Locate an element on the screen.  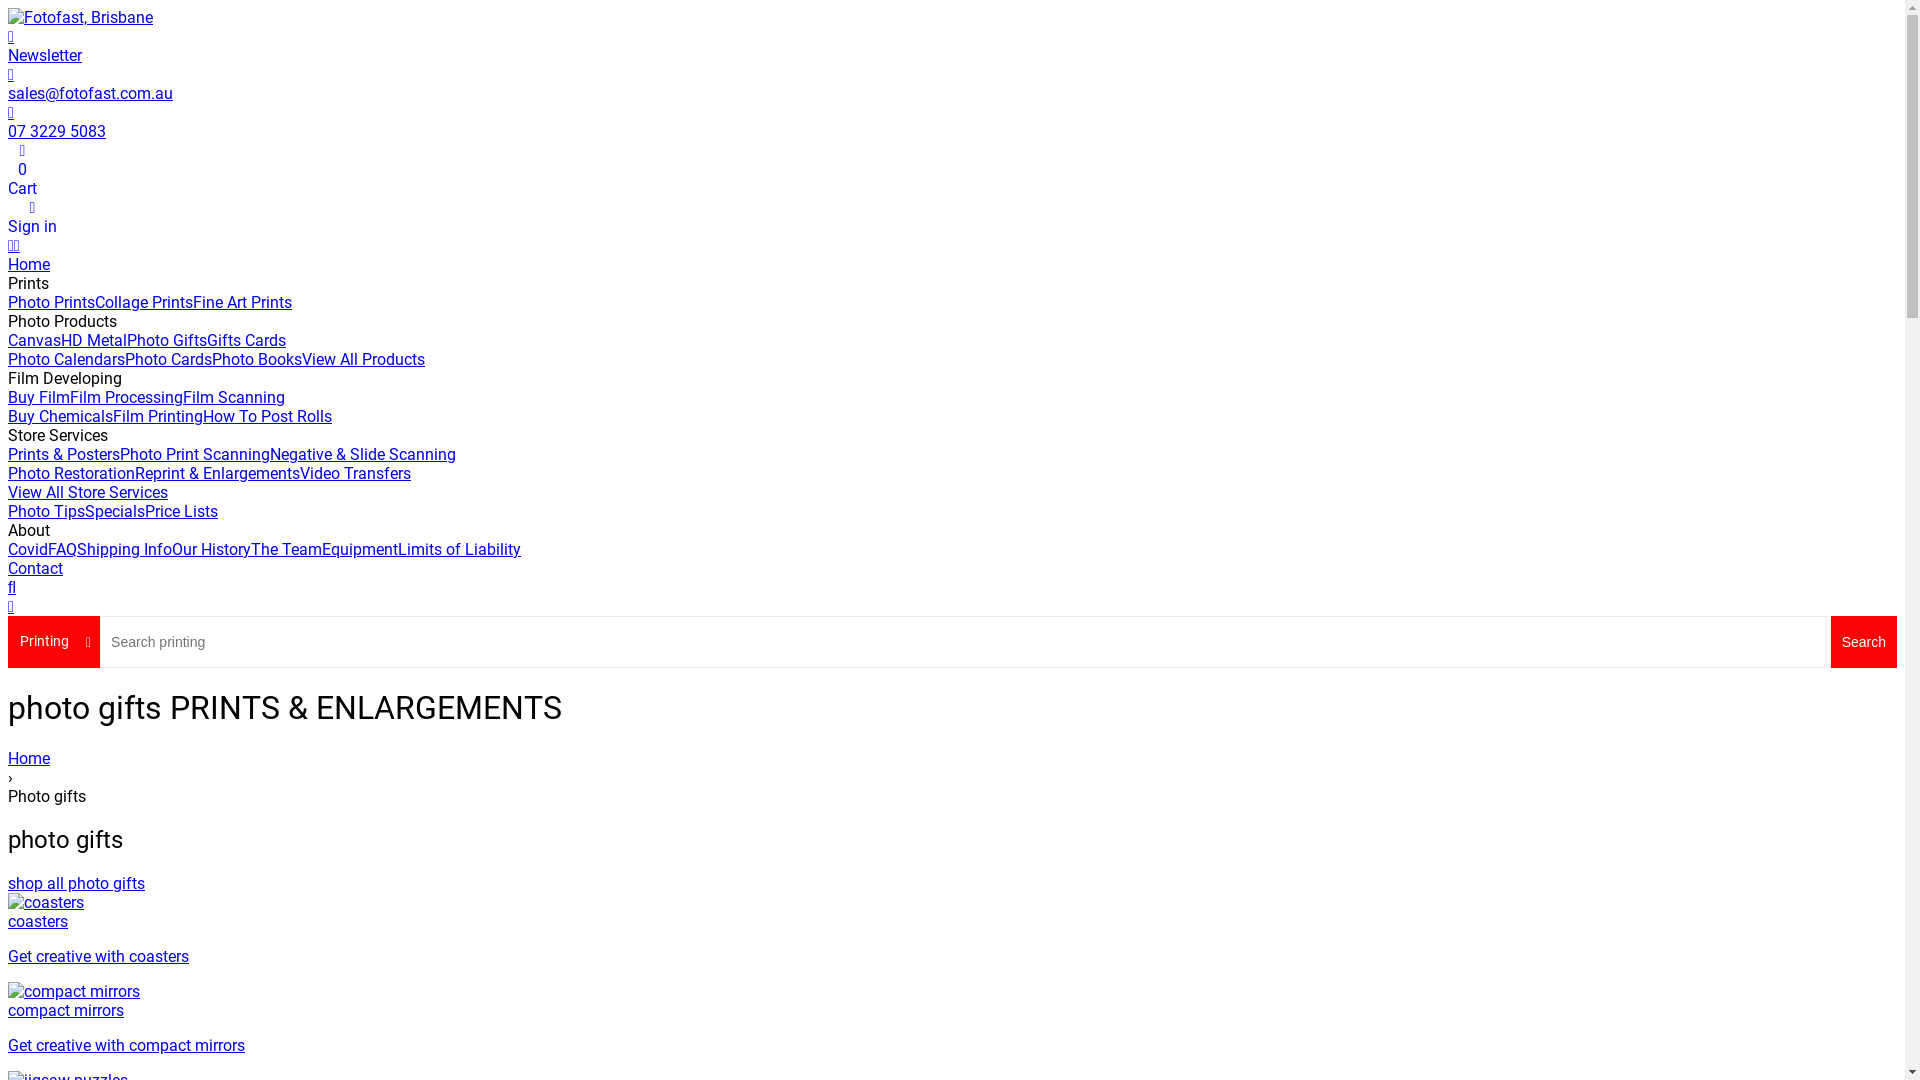
'View All Store Services' is located at coordinates (86, 492).